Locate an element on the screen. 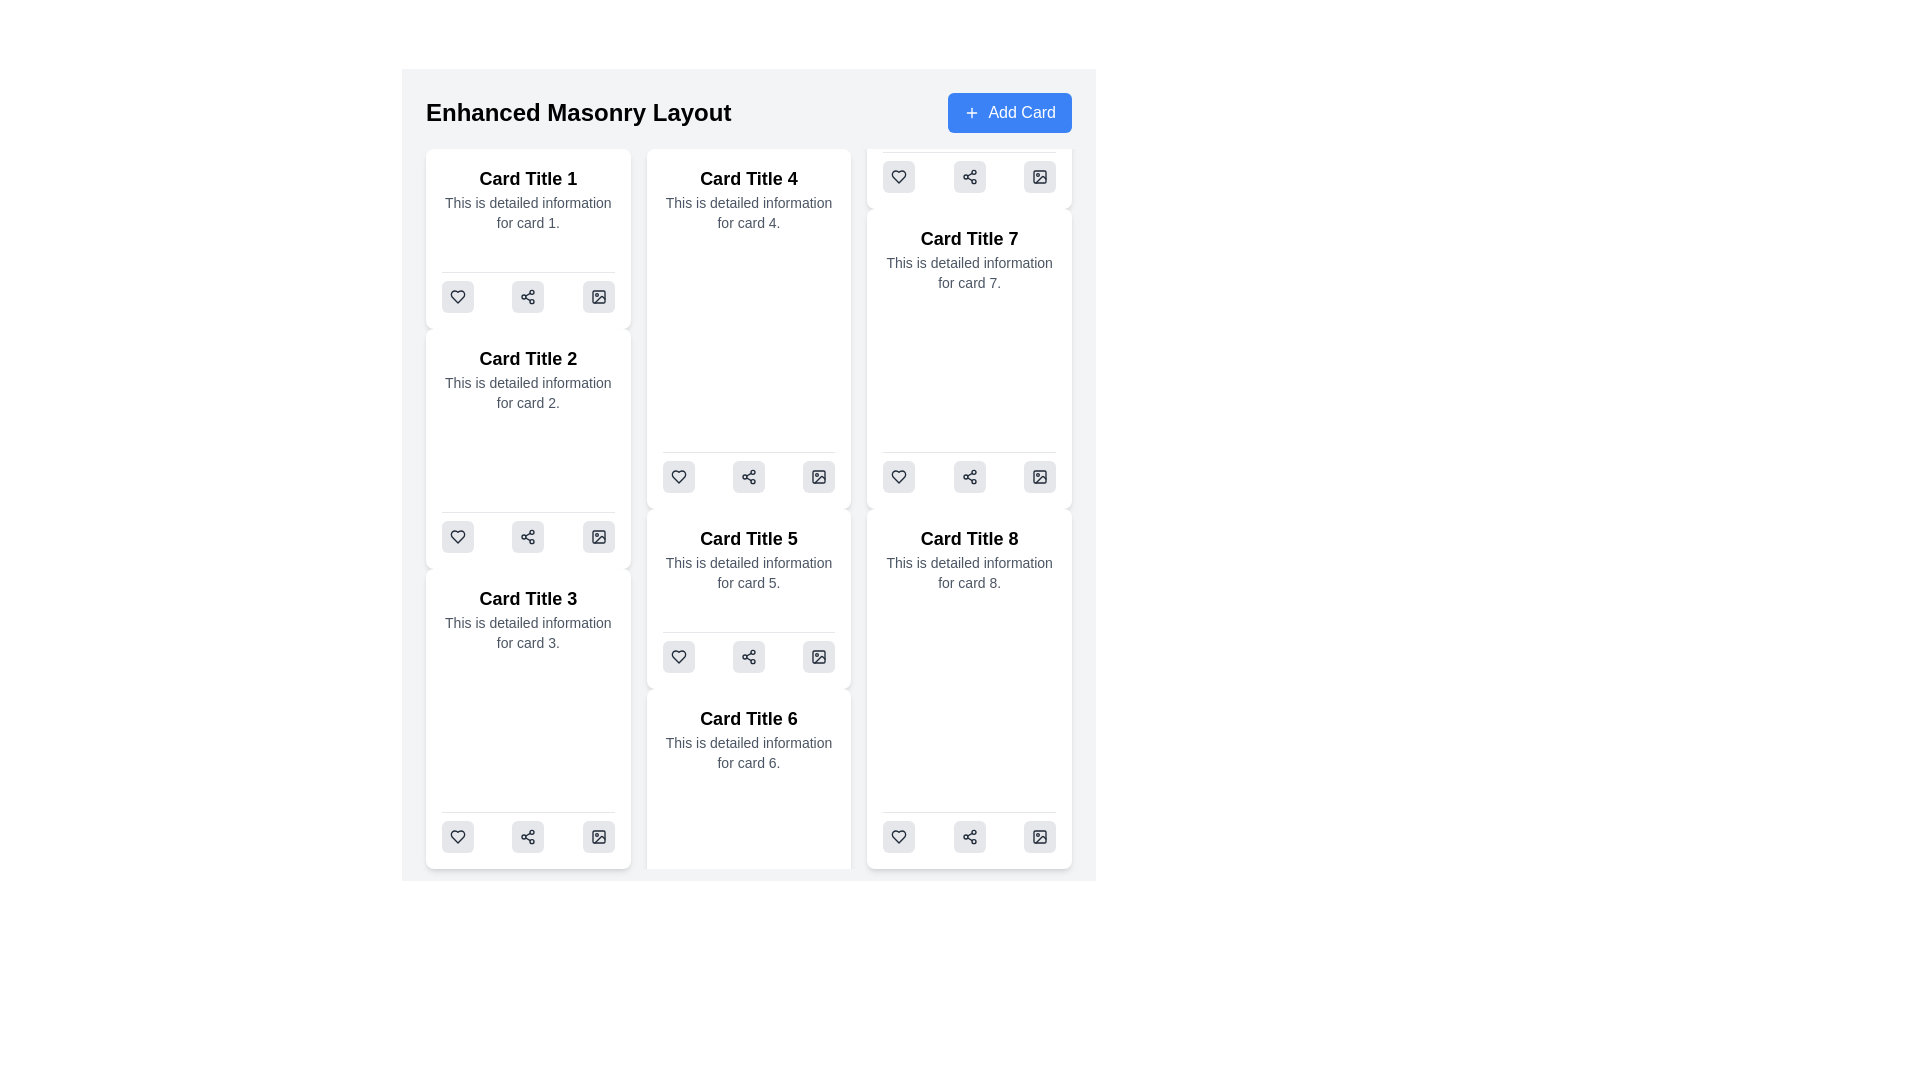  the image icon, which is the third icon in the horizontal row of action buttons at the bottom of 'Card Title 2' is located at coordinates (597, 297).